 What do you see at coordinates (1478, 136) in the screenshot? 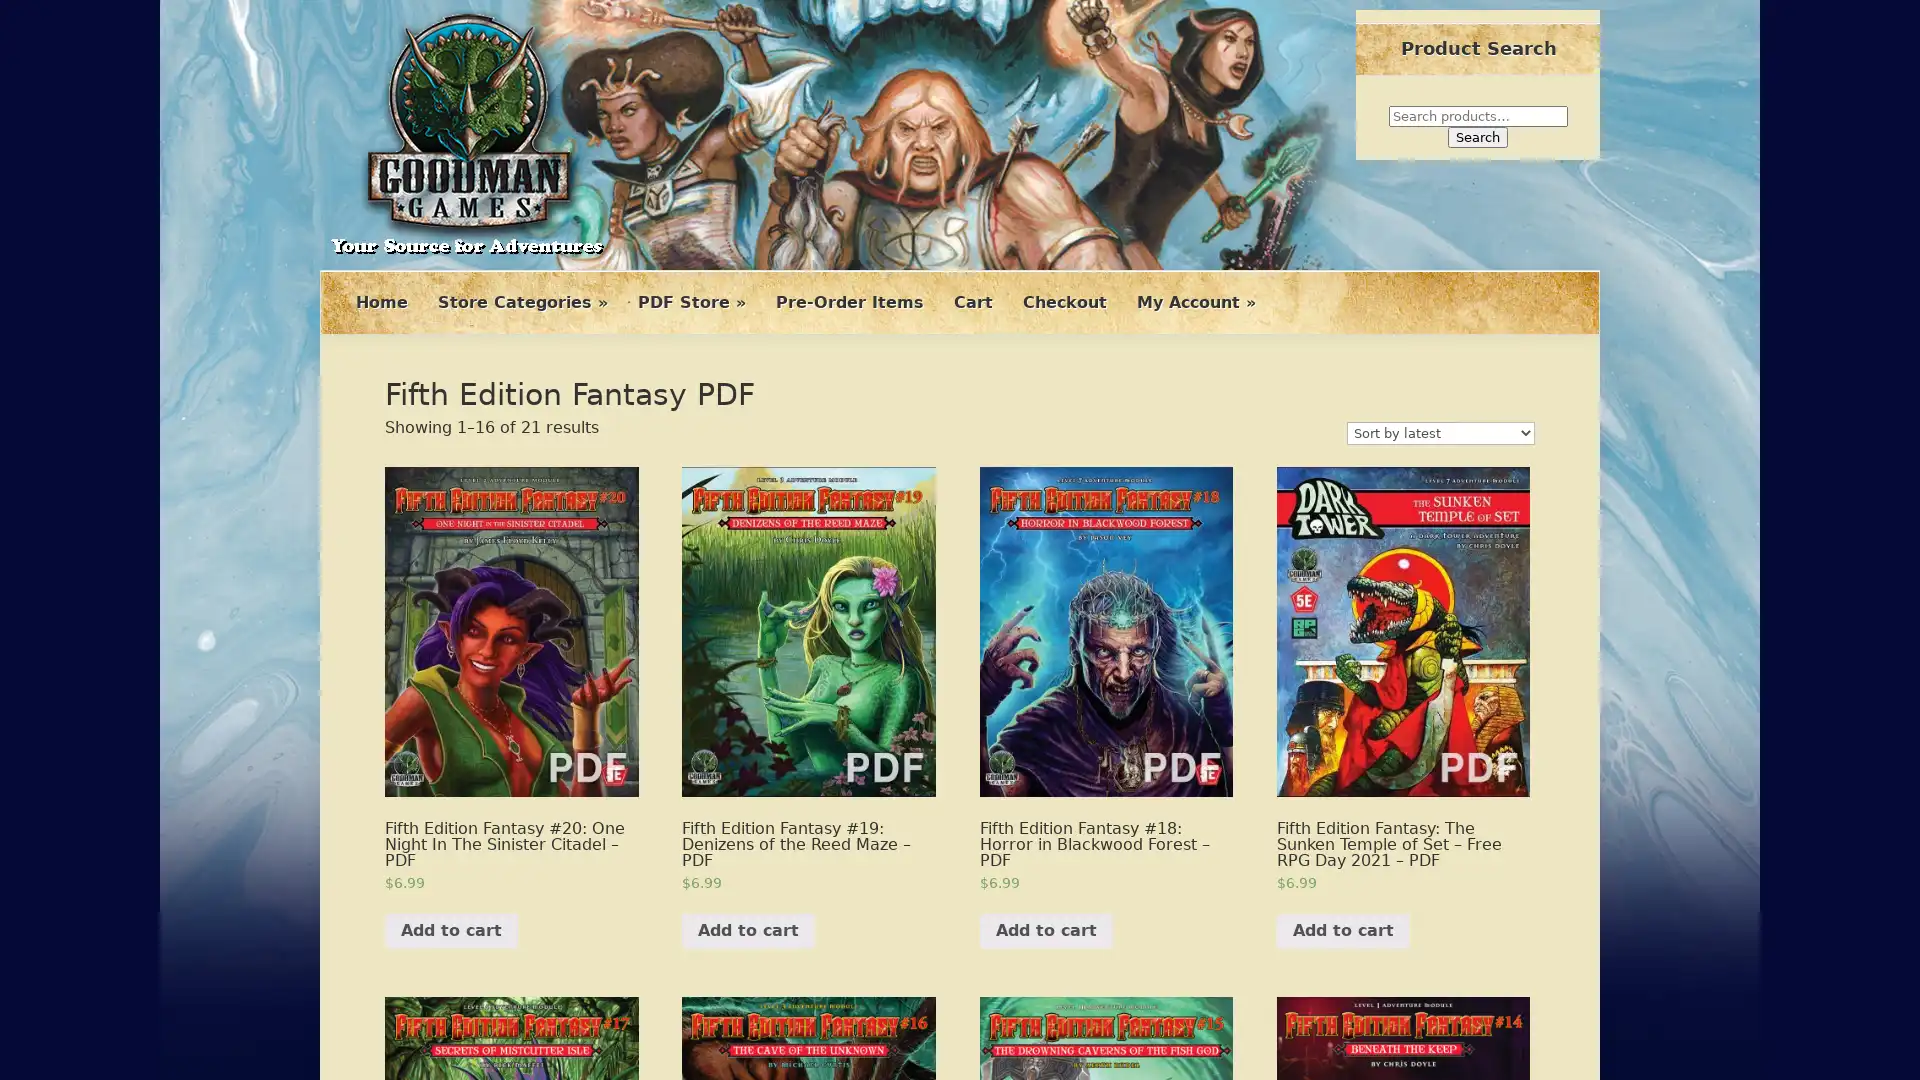
I see `Search` at bounding box center [1478, 136].